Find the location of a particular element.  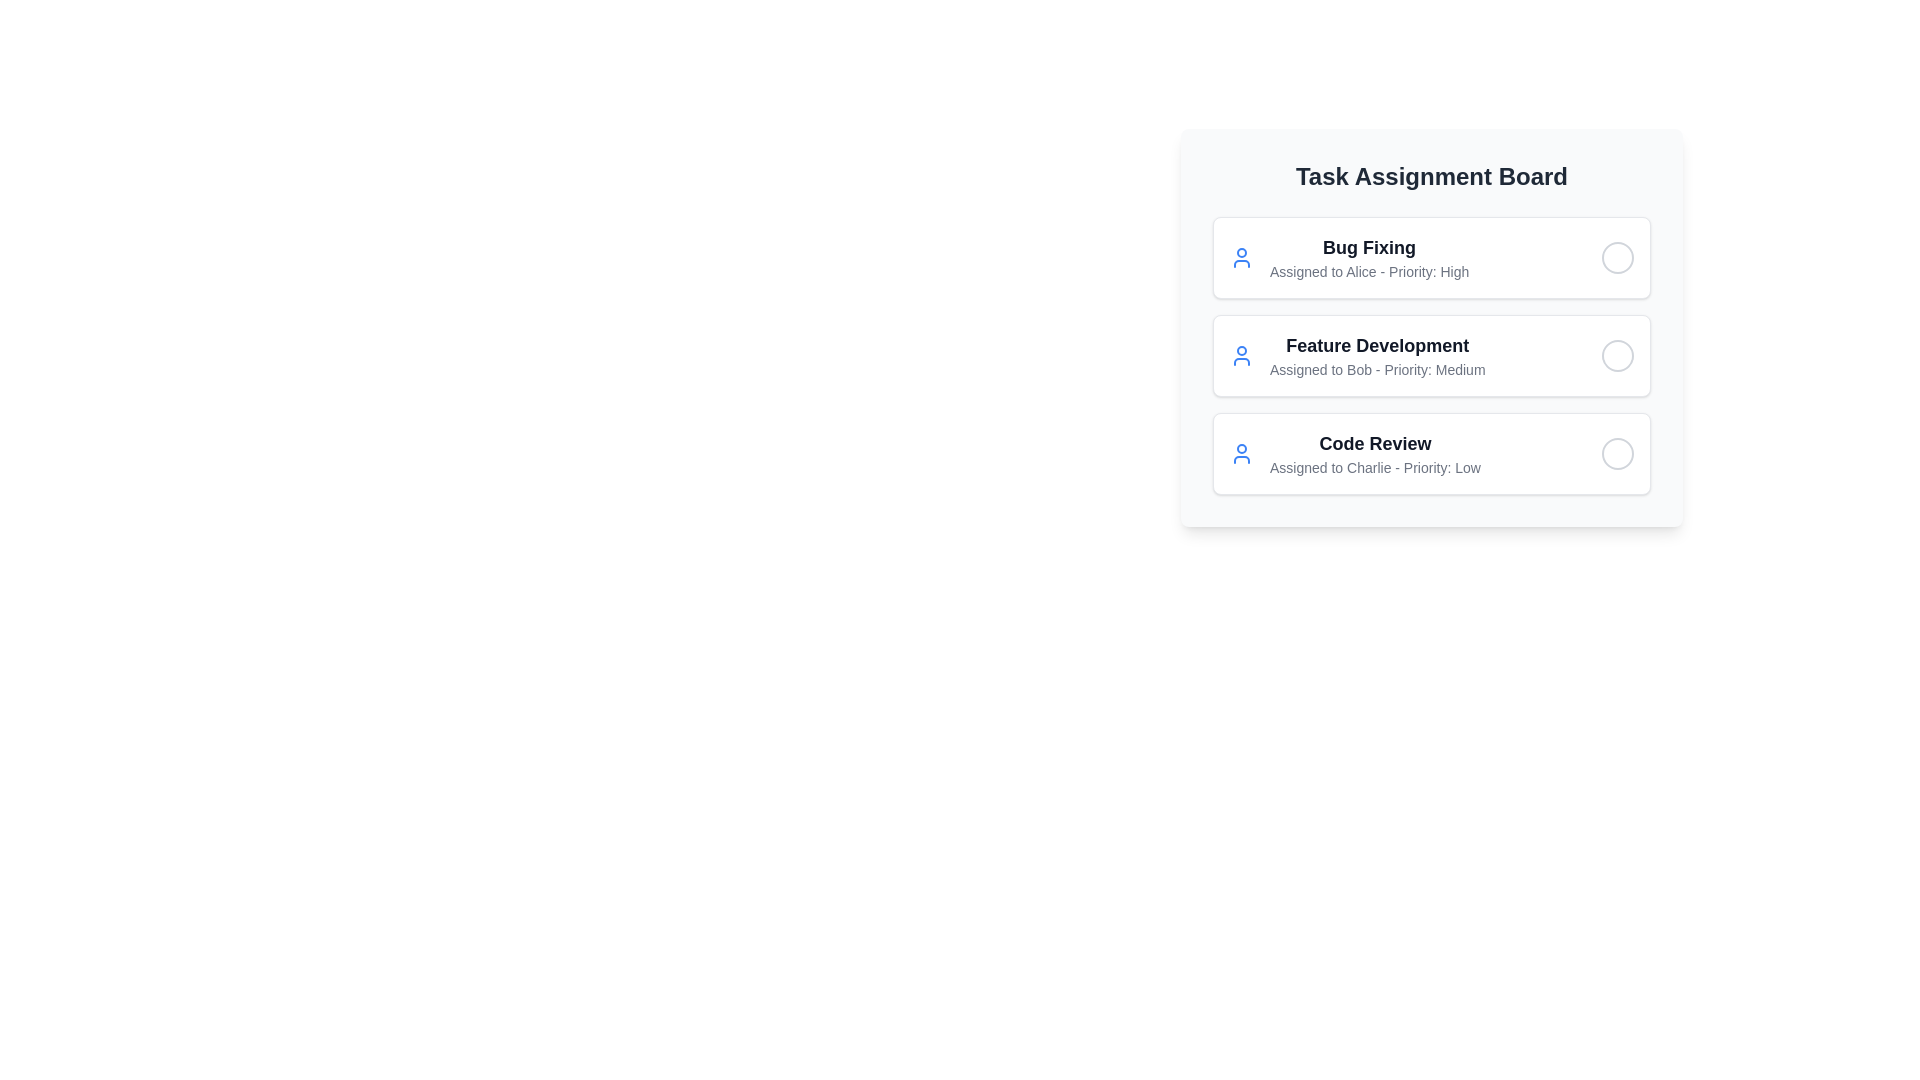

the informational text line displaying 'Assigned to Bob - Priority: Medium', which is located below the bold title 'Feature Development' and is the second text line in the task list is located at coordinates (1376, 370).